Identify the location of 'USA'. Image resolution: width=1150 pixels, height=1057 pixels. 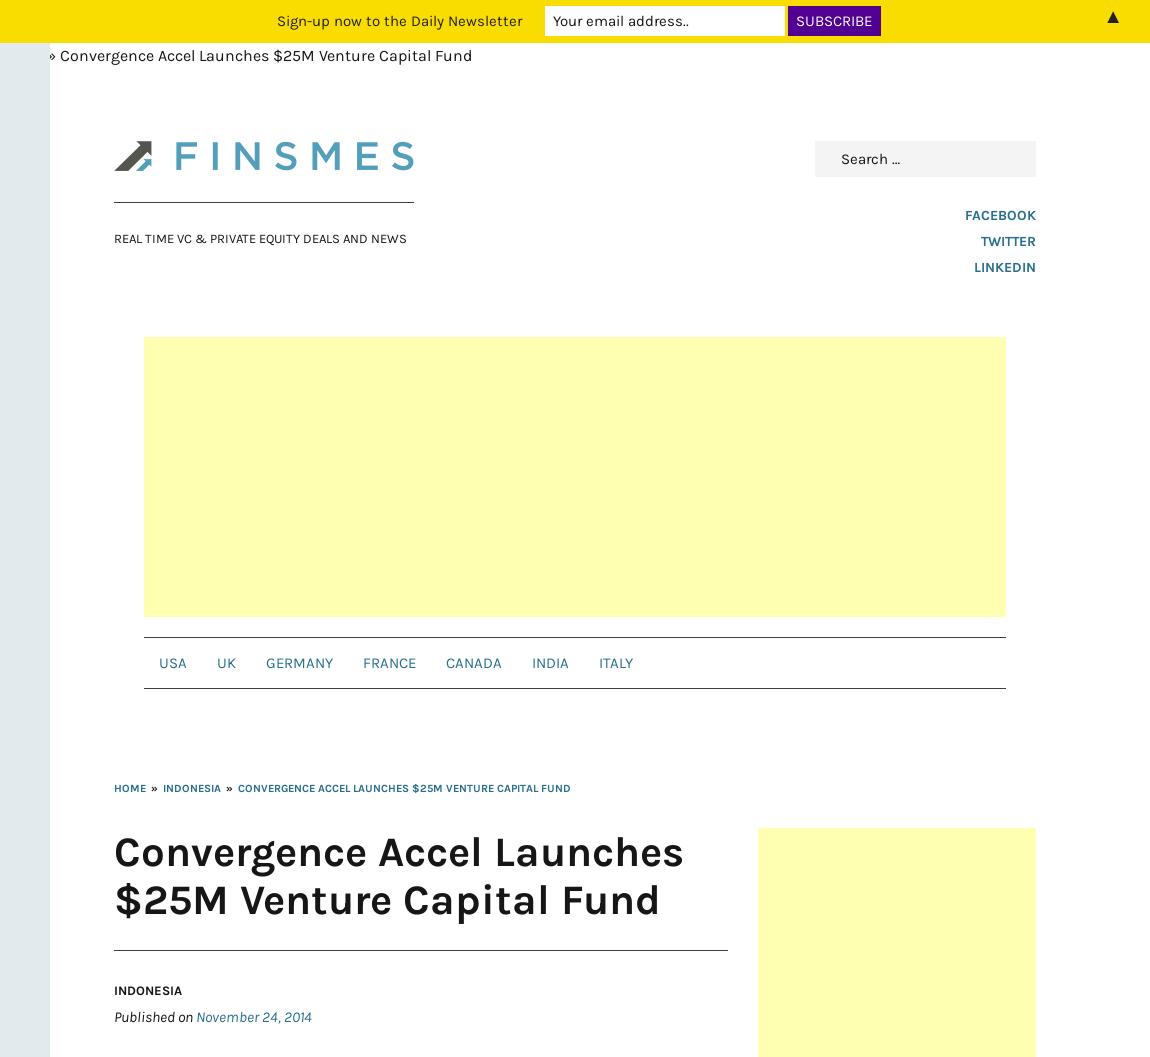
(171, 662).